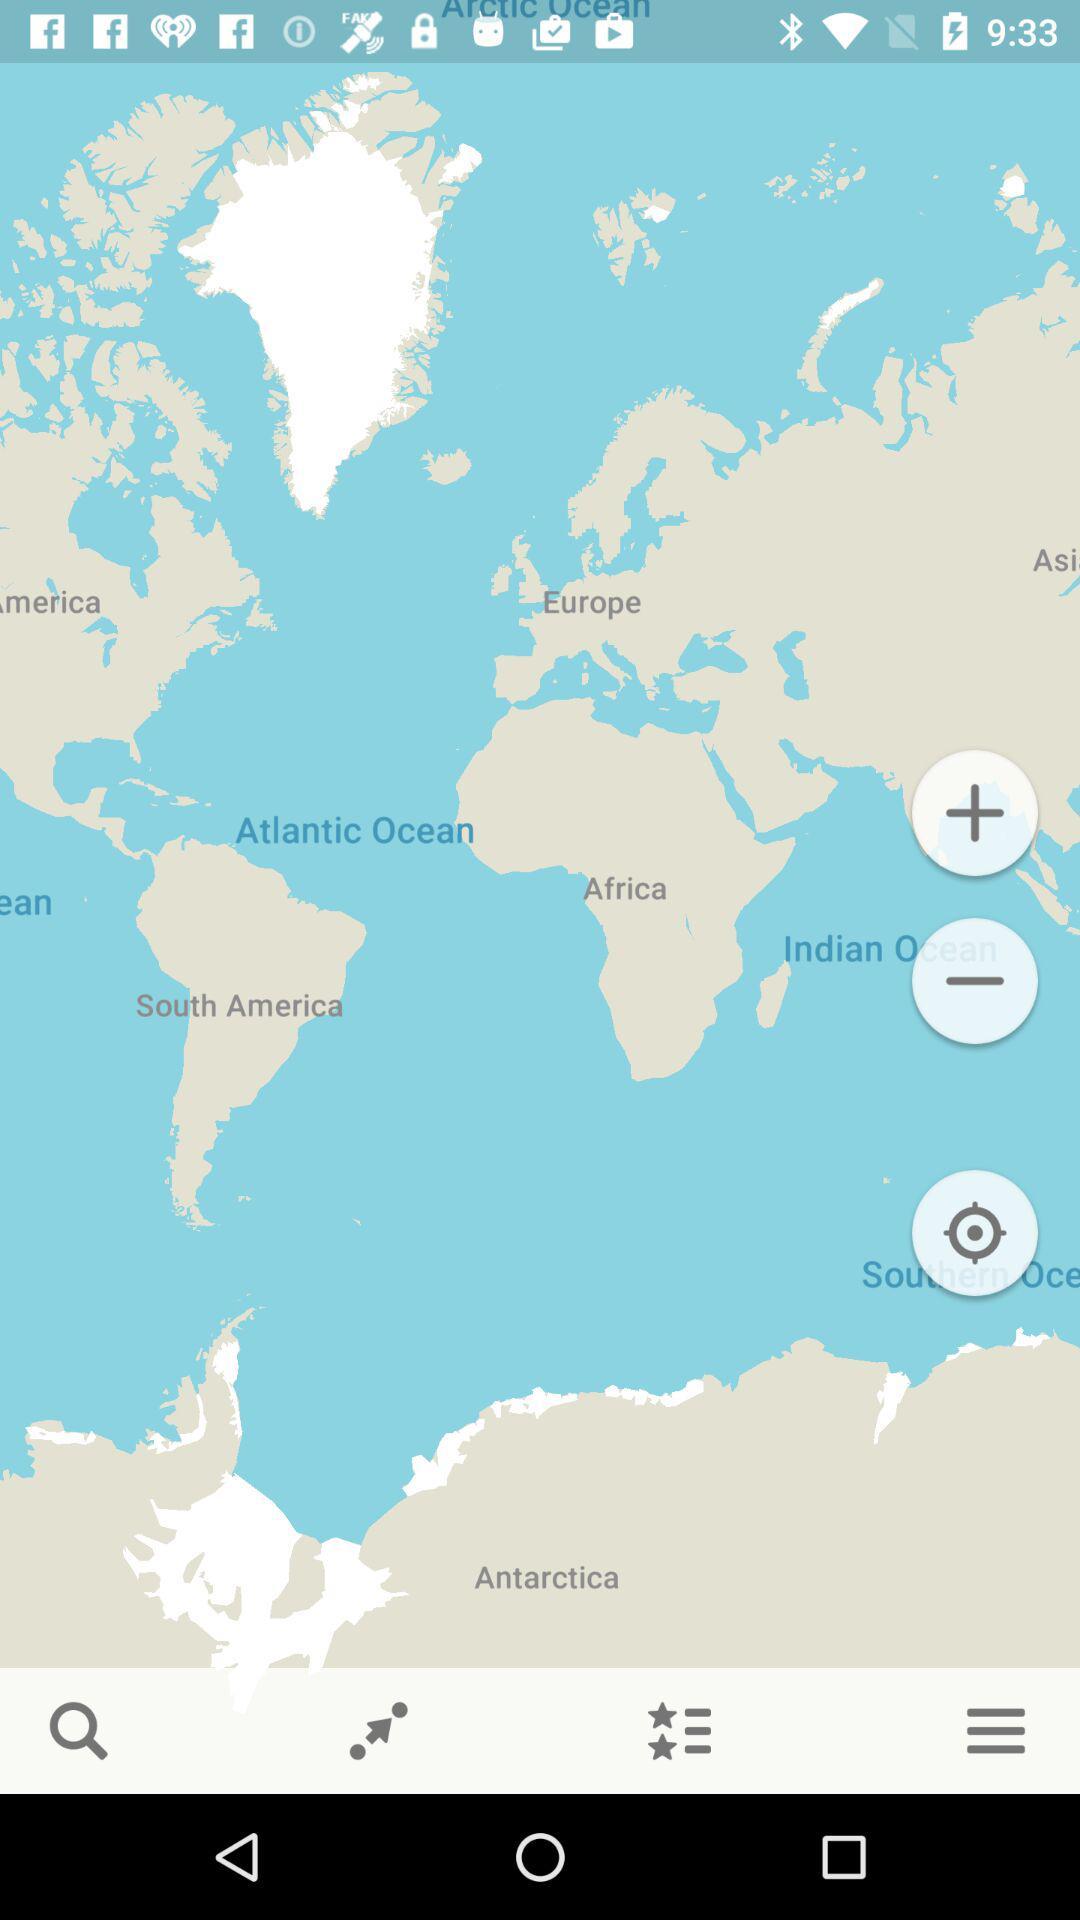  I want to click on the search icon, so click(77, 1730).